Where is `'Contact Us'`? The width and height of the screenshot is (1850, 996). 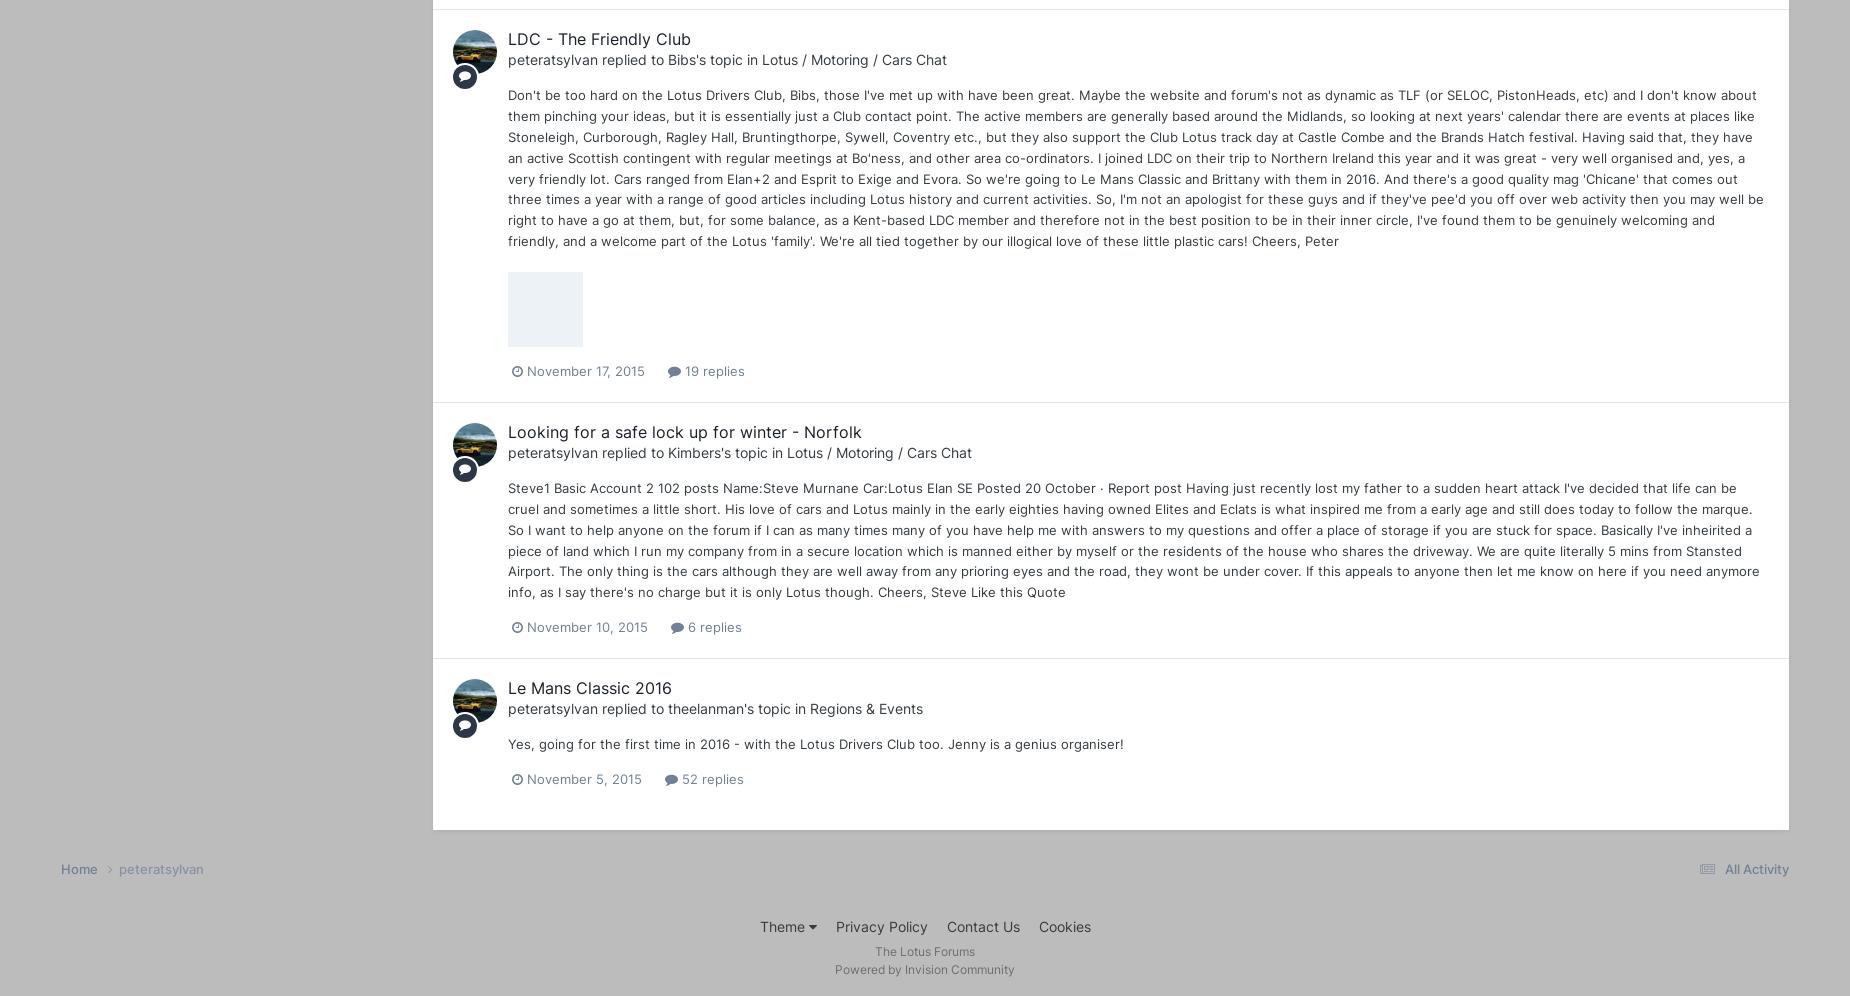
'Contact Us' is located at coordinates (945, 926).